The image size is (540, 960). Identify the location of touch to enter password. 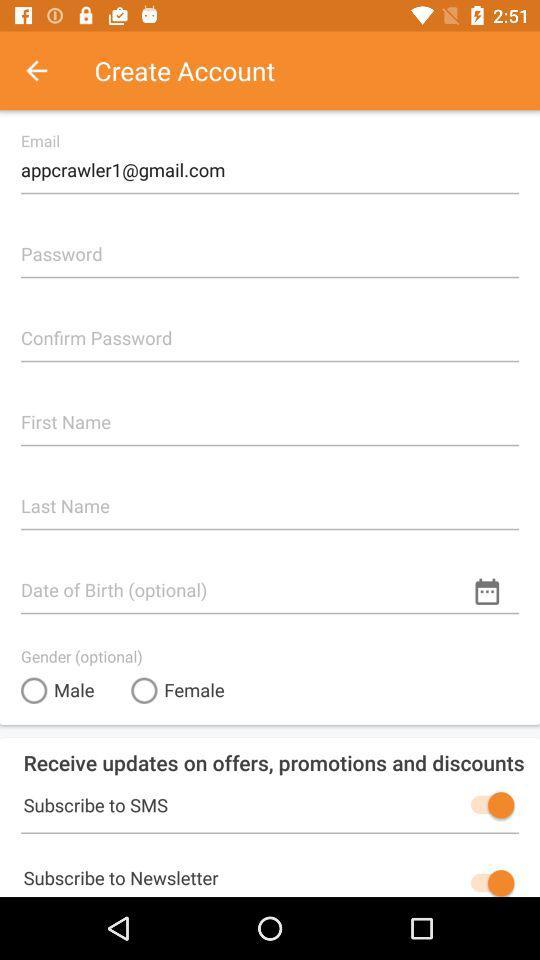
(270, 244).